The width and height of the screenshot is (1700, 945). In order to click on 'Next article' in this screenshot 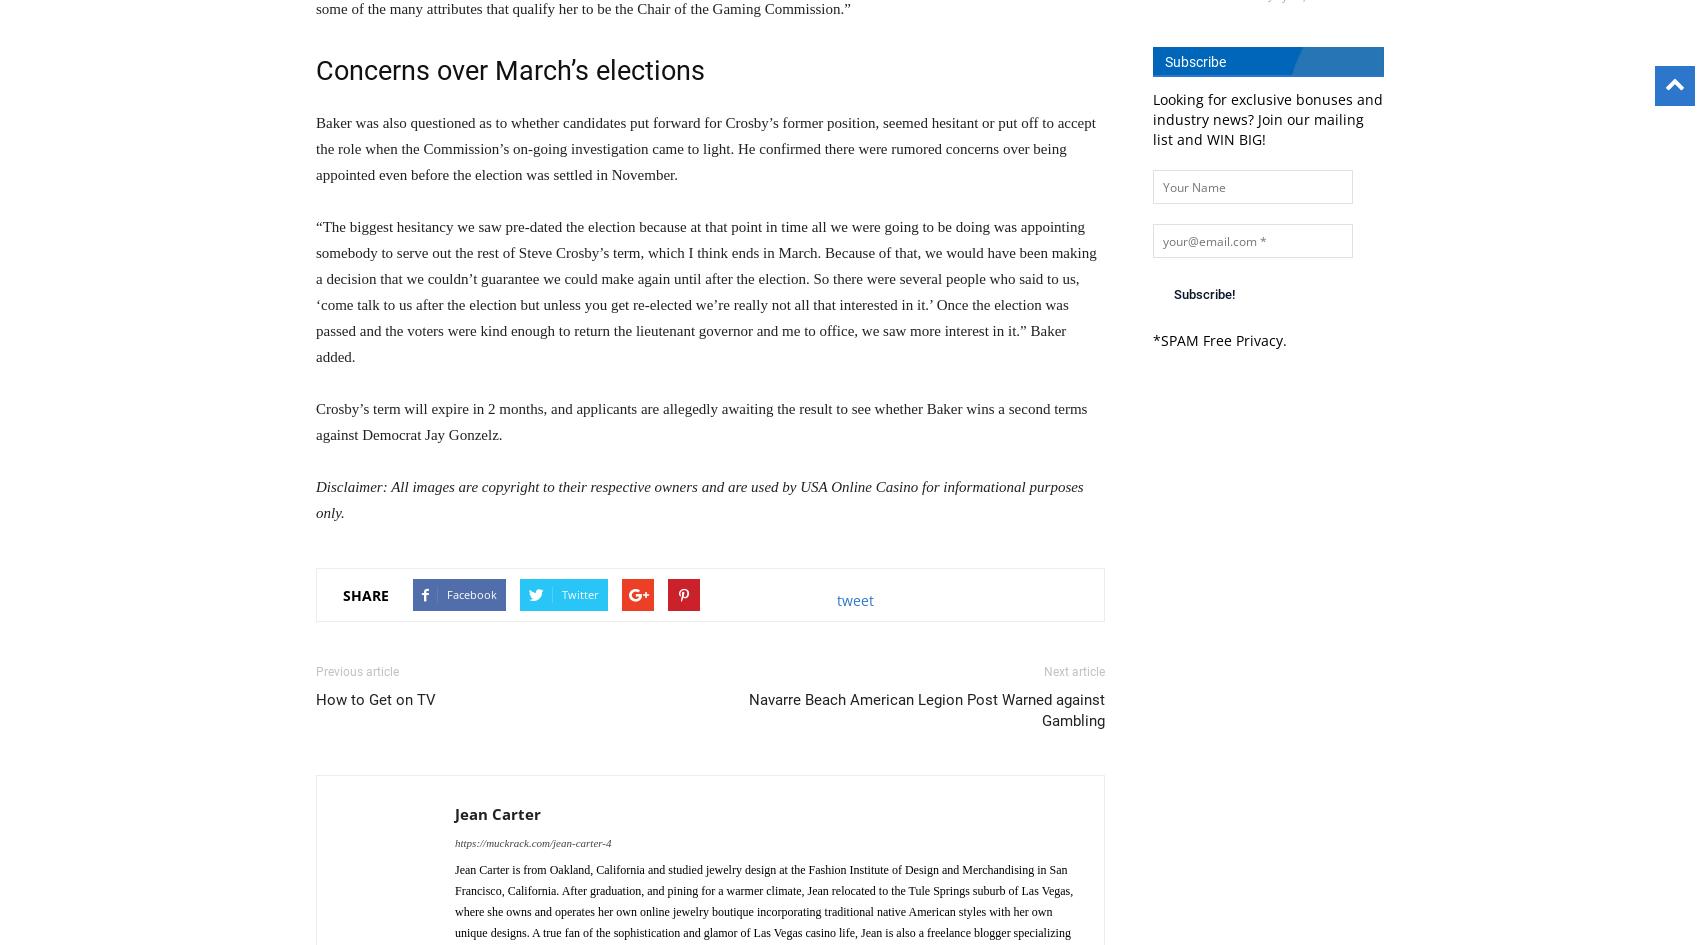, I will do `click(1074, 670)`.